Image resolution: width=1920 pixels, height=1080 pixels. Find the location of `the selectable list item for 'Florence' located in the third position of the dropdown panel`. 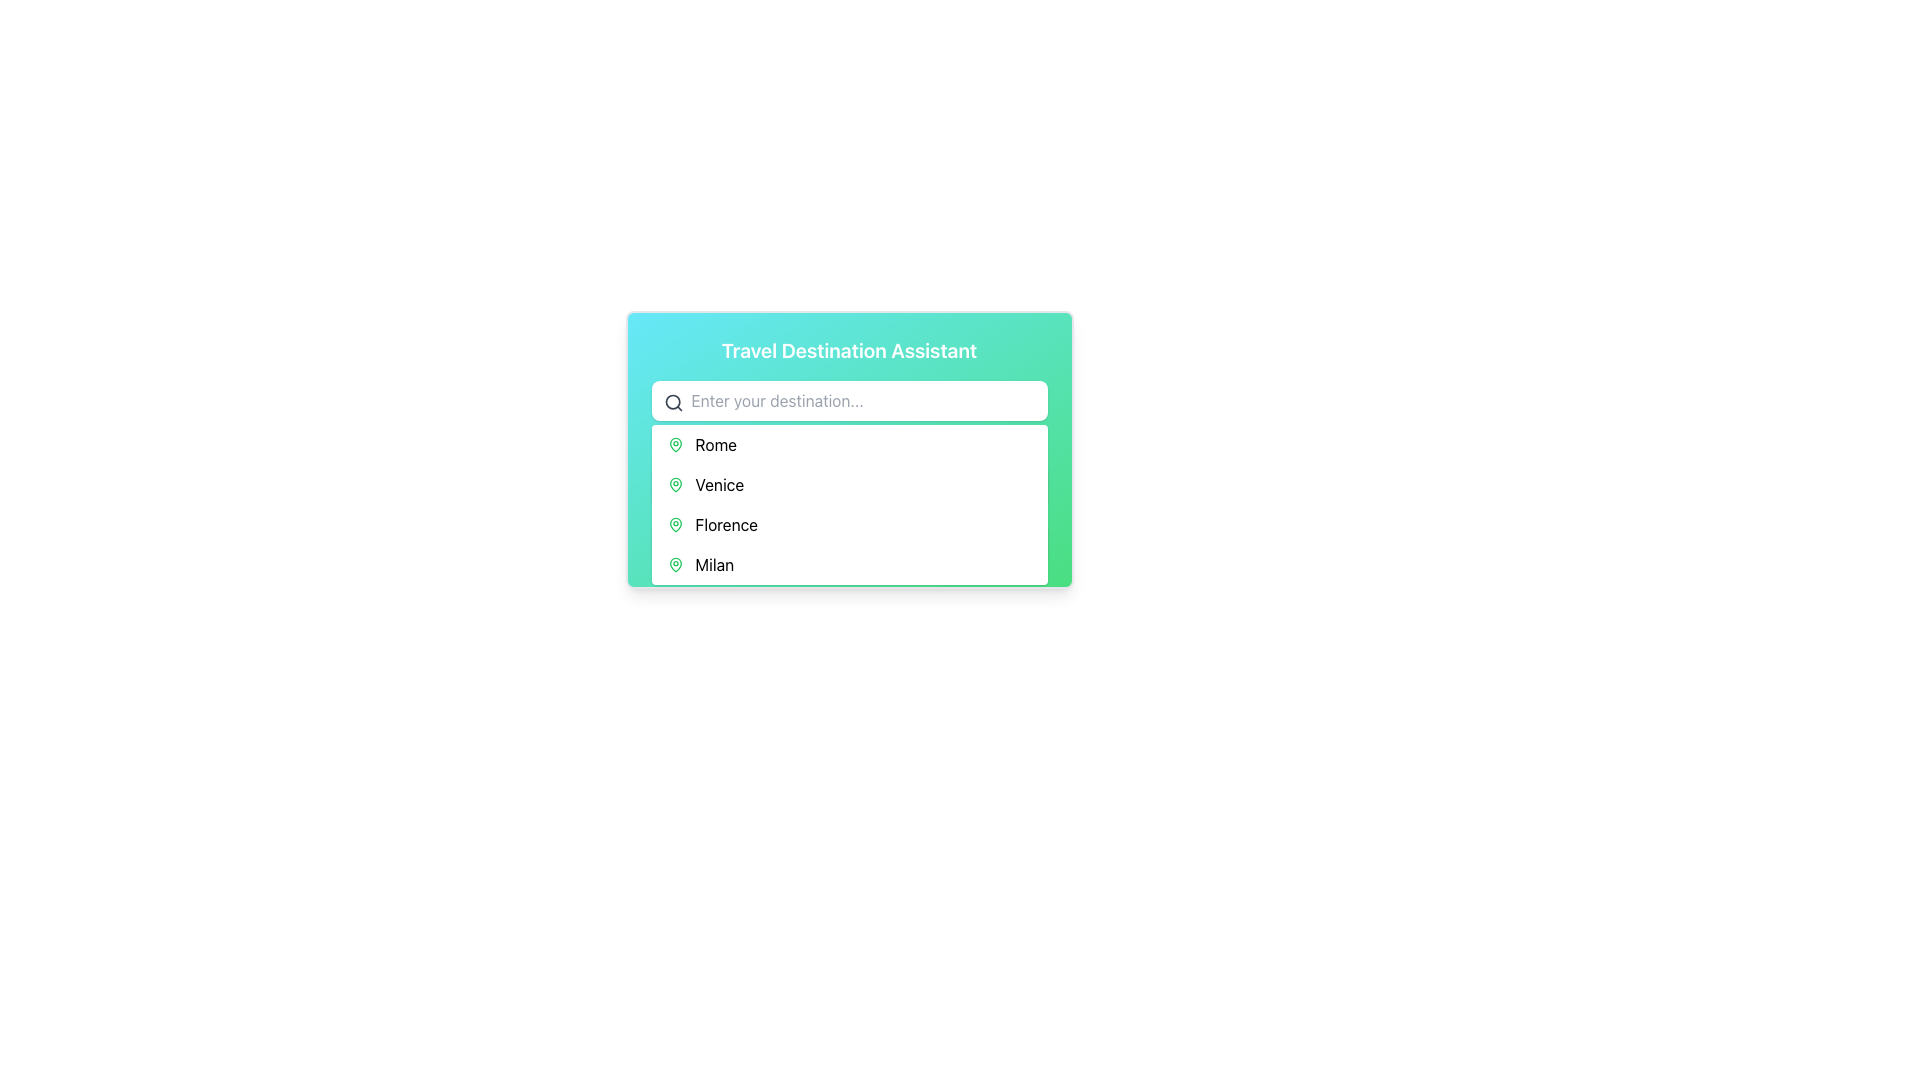

the selectable list item for 'Florence' located in the third position of the dropdown panel is located at coordinates (849, 523).